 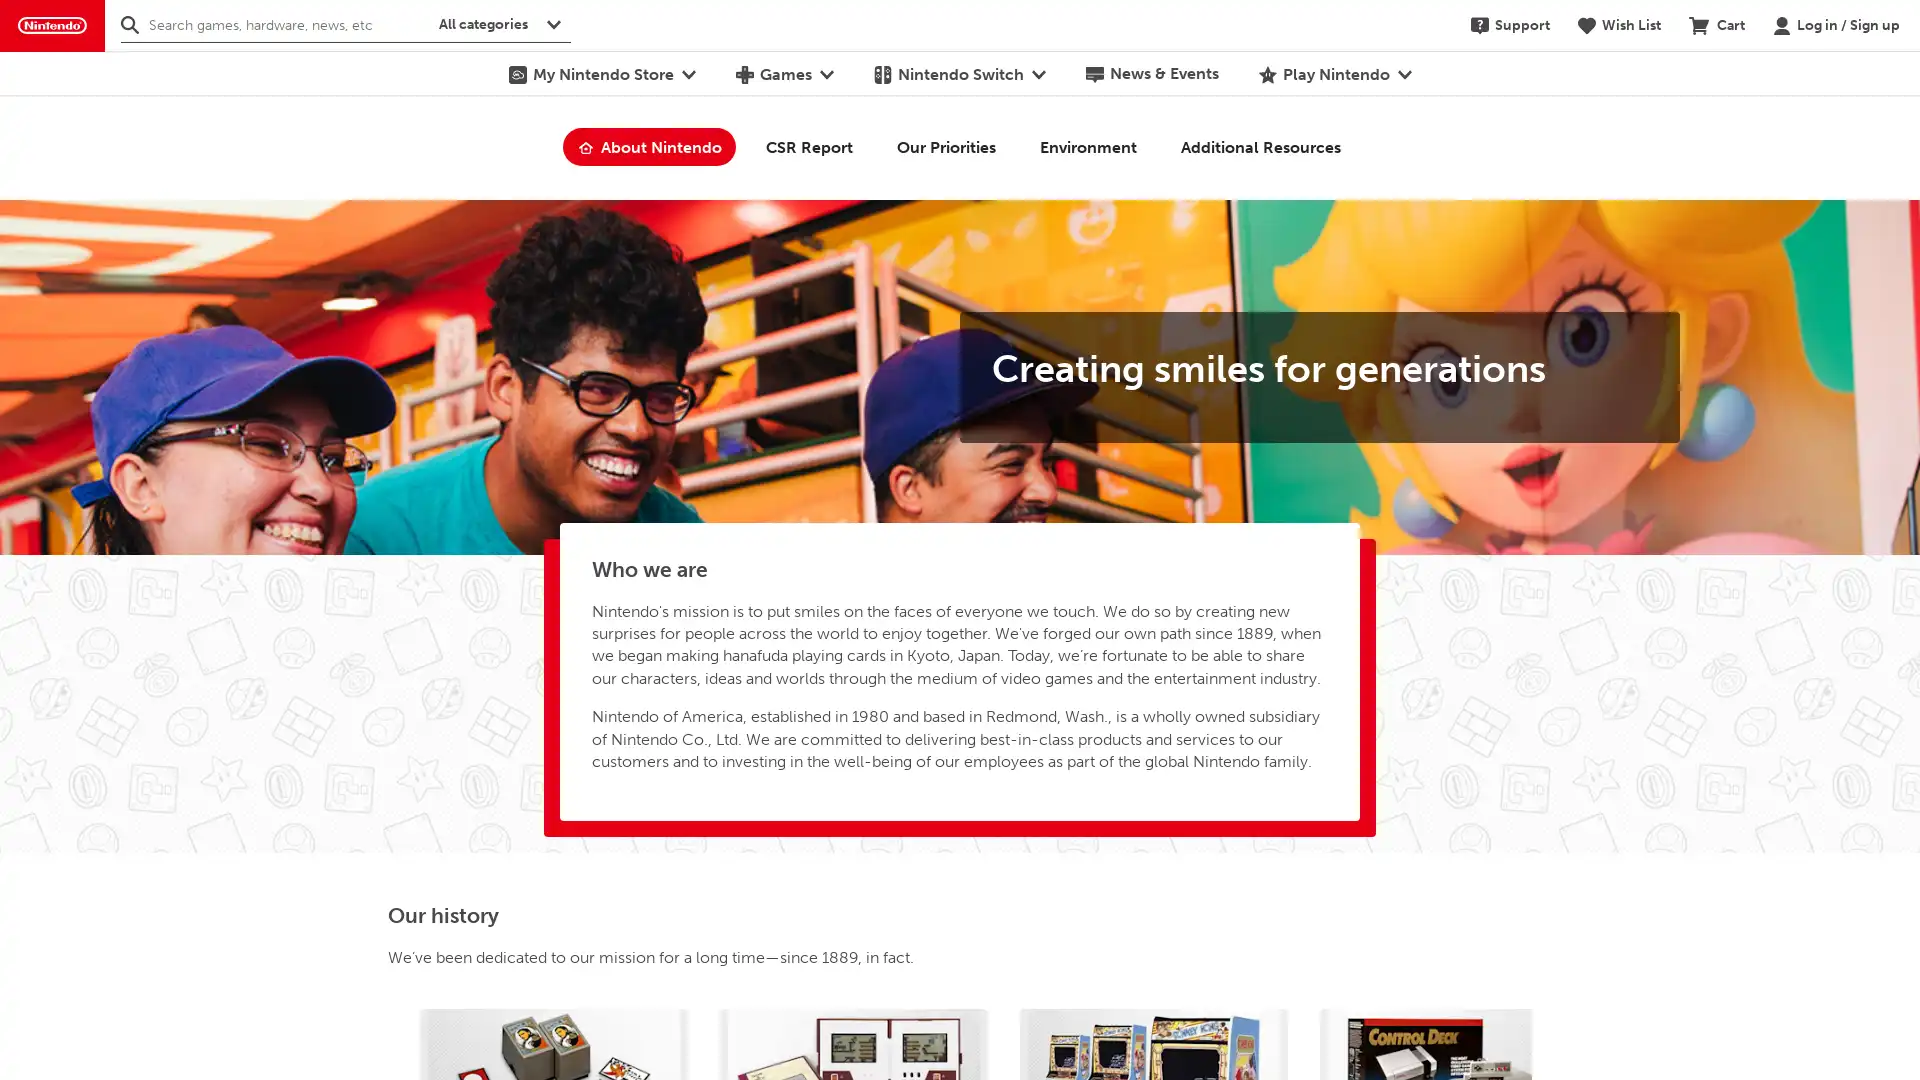 I want to click on Play Nintendo, so click(x=1334, y=72).